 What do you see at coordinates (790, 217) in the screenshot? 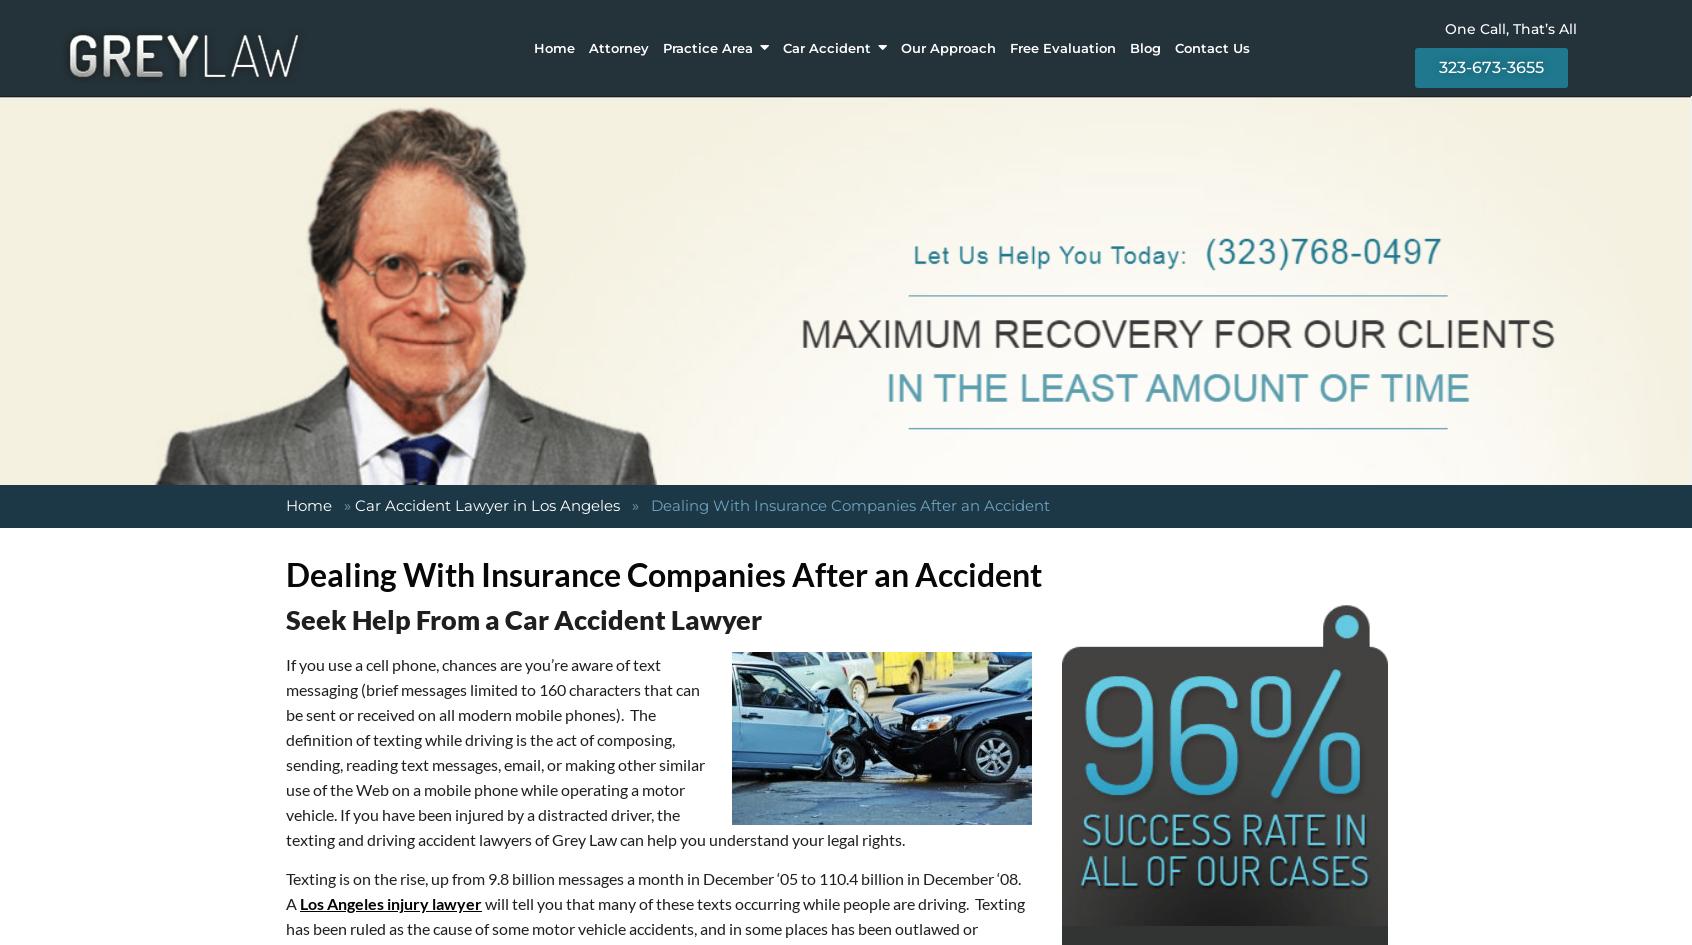
I see `'Statute Of Limitations For Accidents In California'` at bounding box center [790, 217].